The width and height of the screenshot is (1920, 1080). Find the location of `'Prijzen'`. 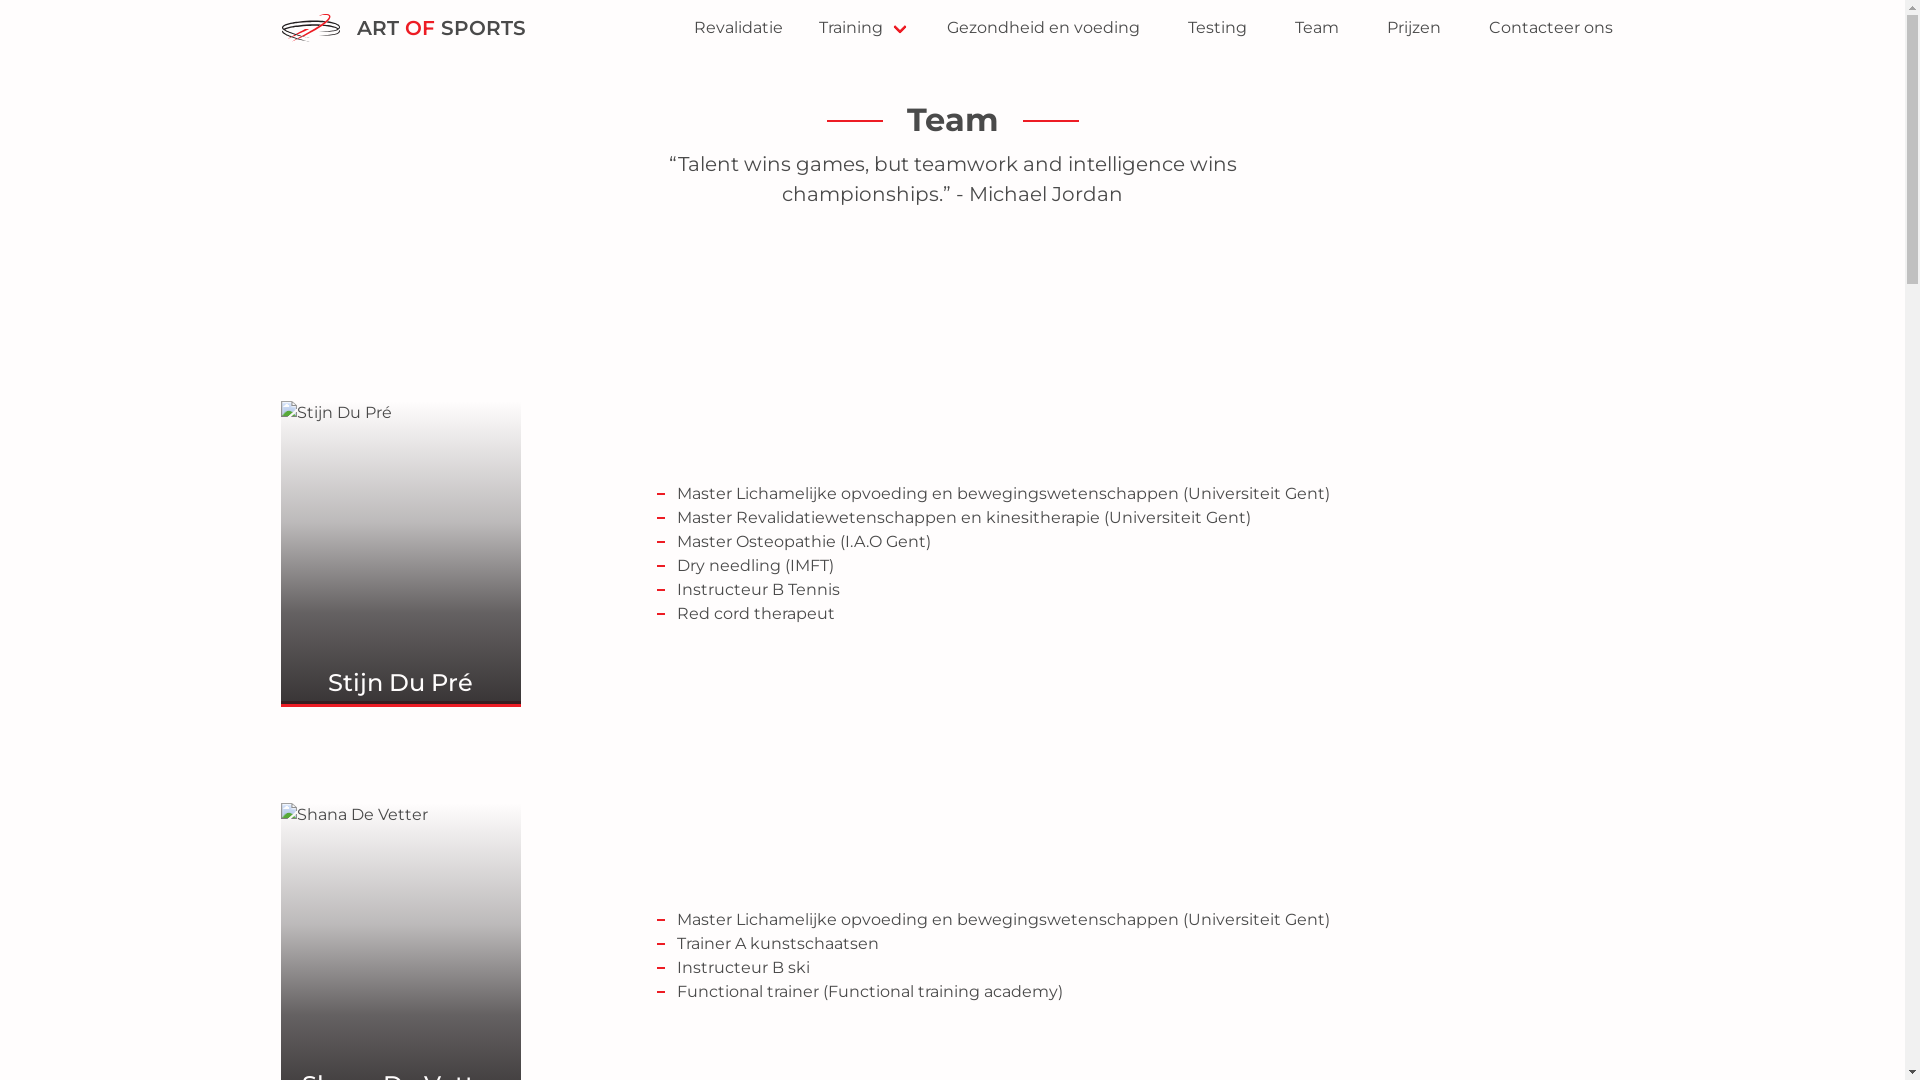

'Prijzen' is located at coordinates (1411, 27).